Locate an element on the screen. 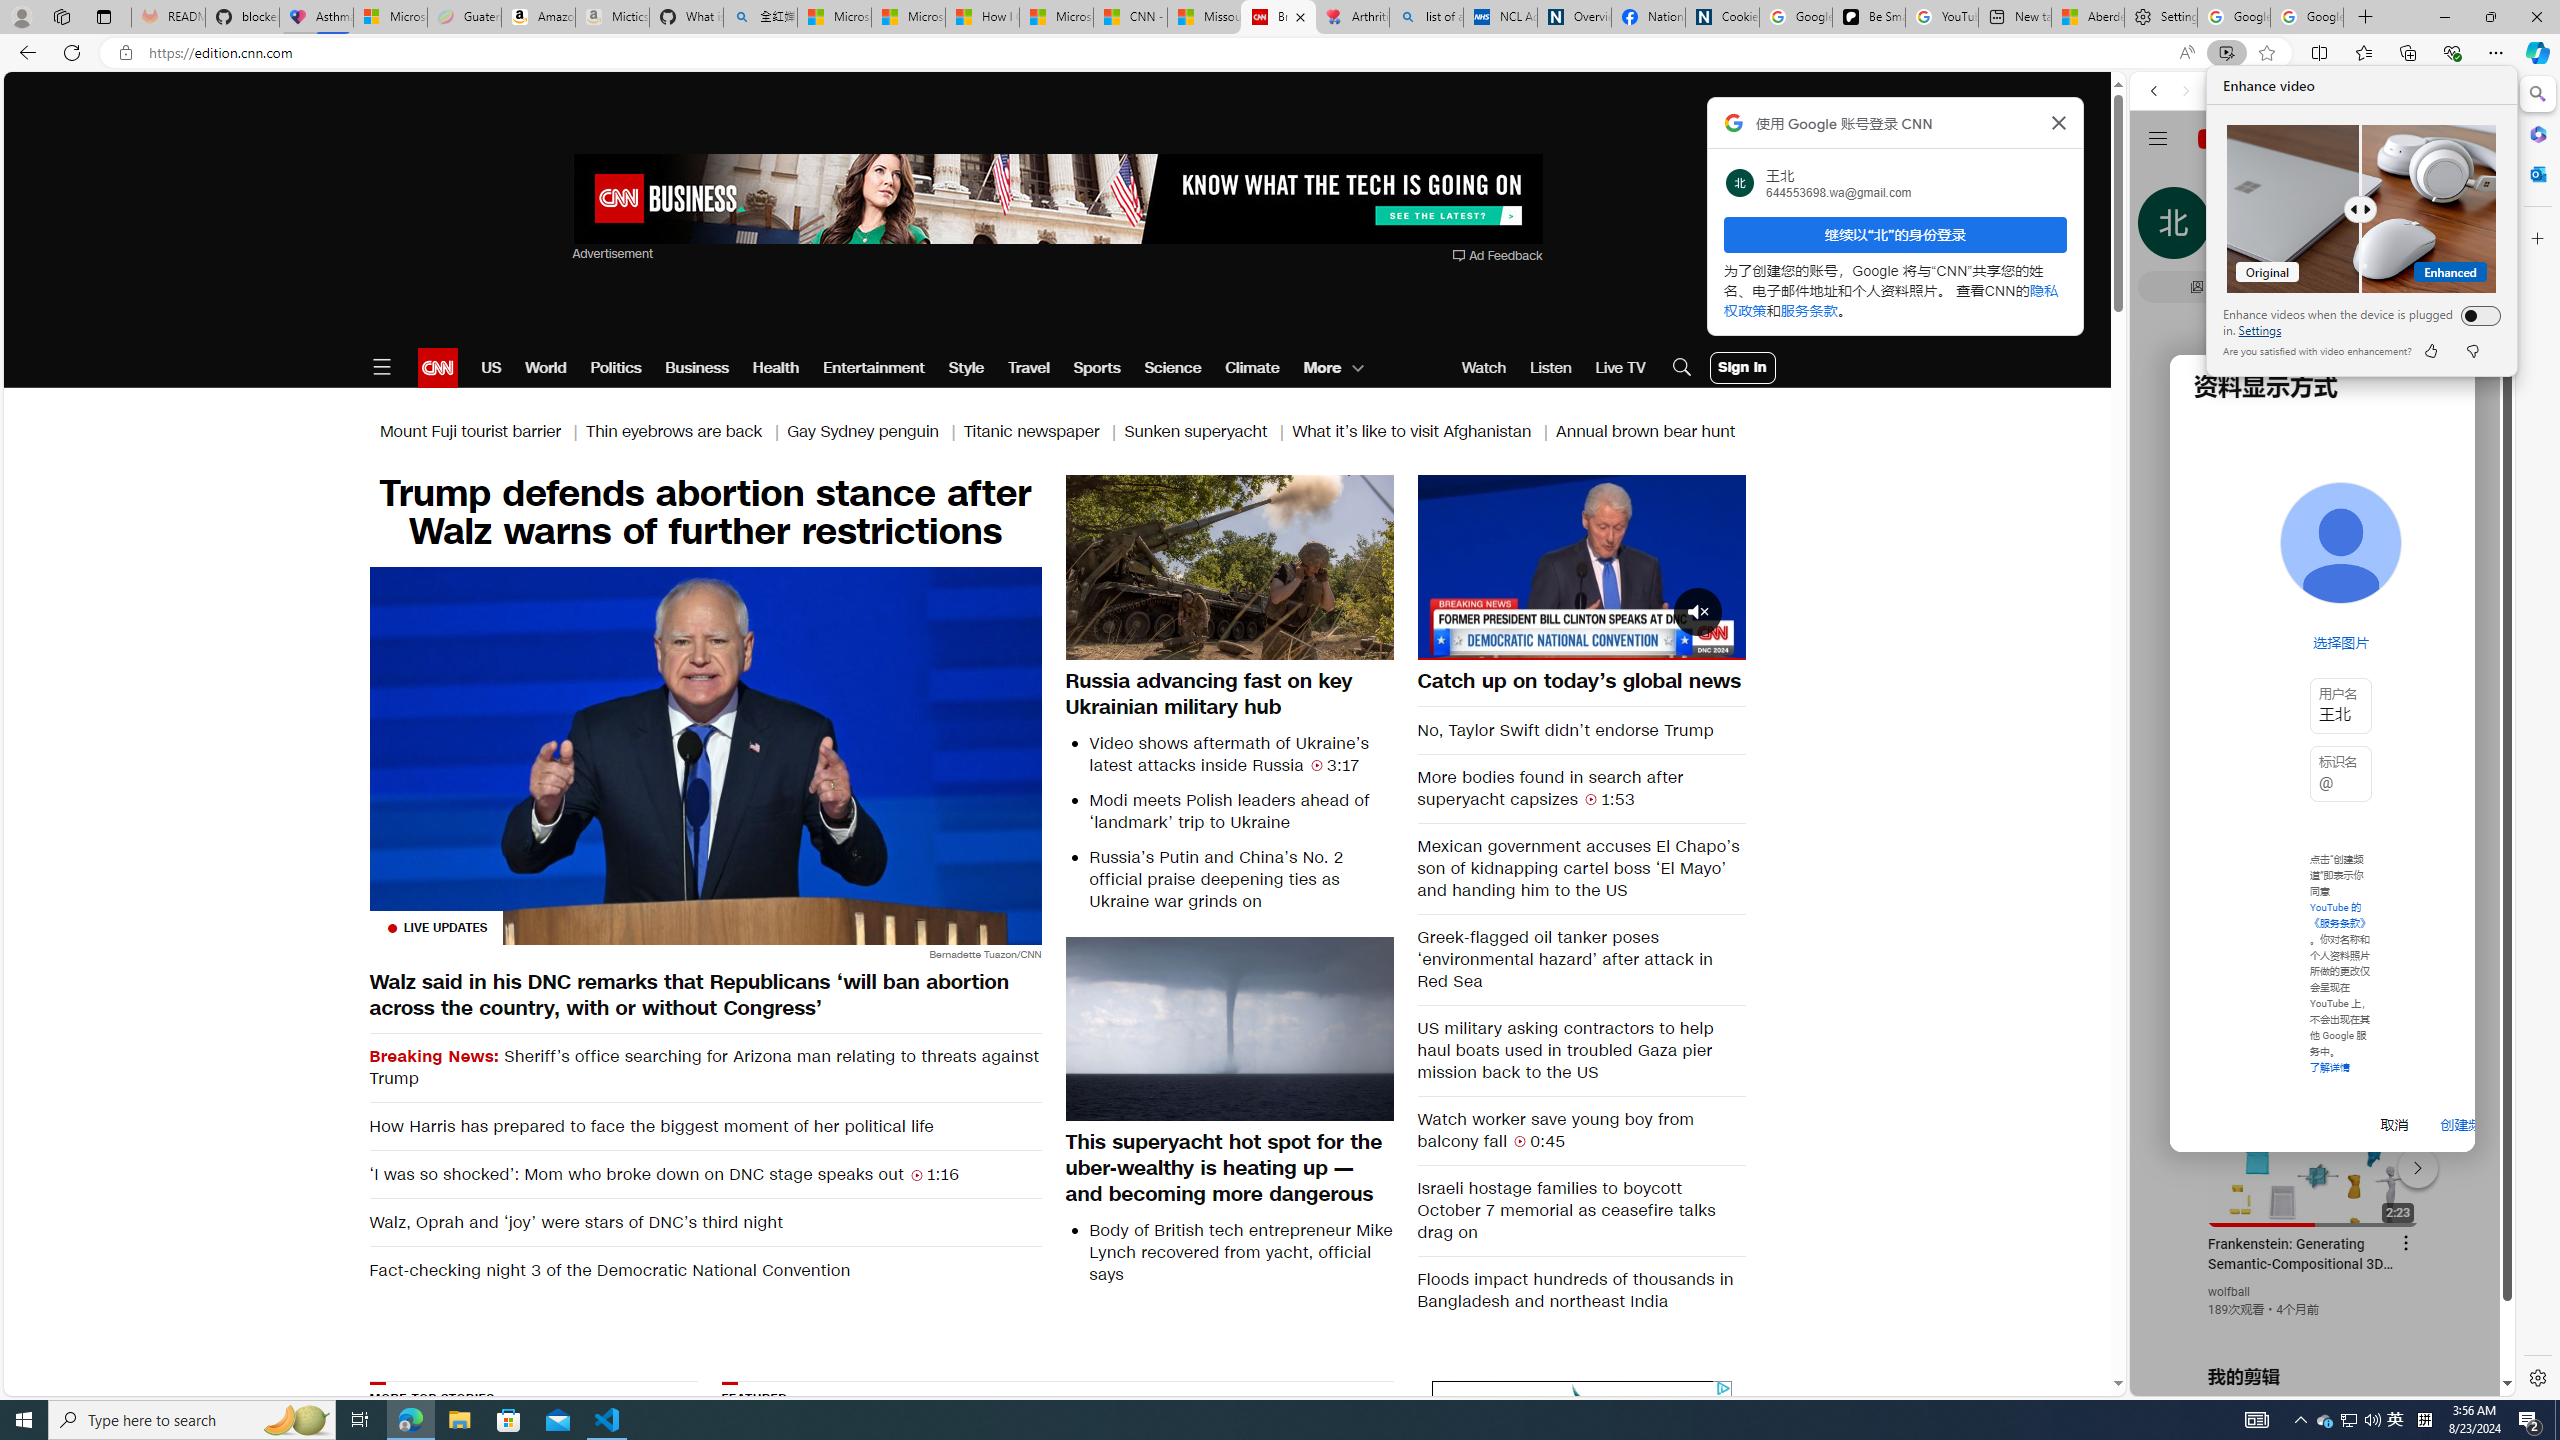 Image resolution: width=2560 pixels, height=1440 pixels. 'Task View' is located at coordinates (358, 1418).